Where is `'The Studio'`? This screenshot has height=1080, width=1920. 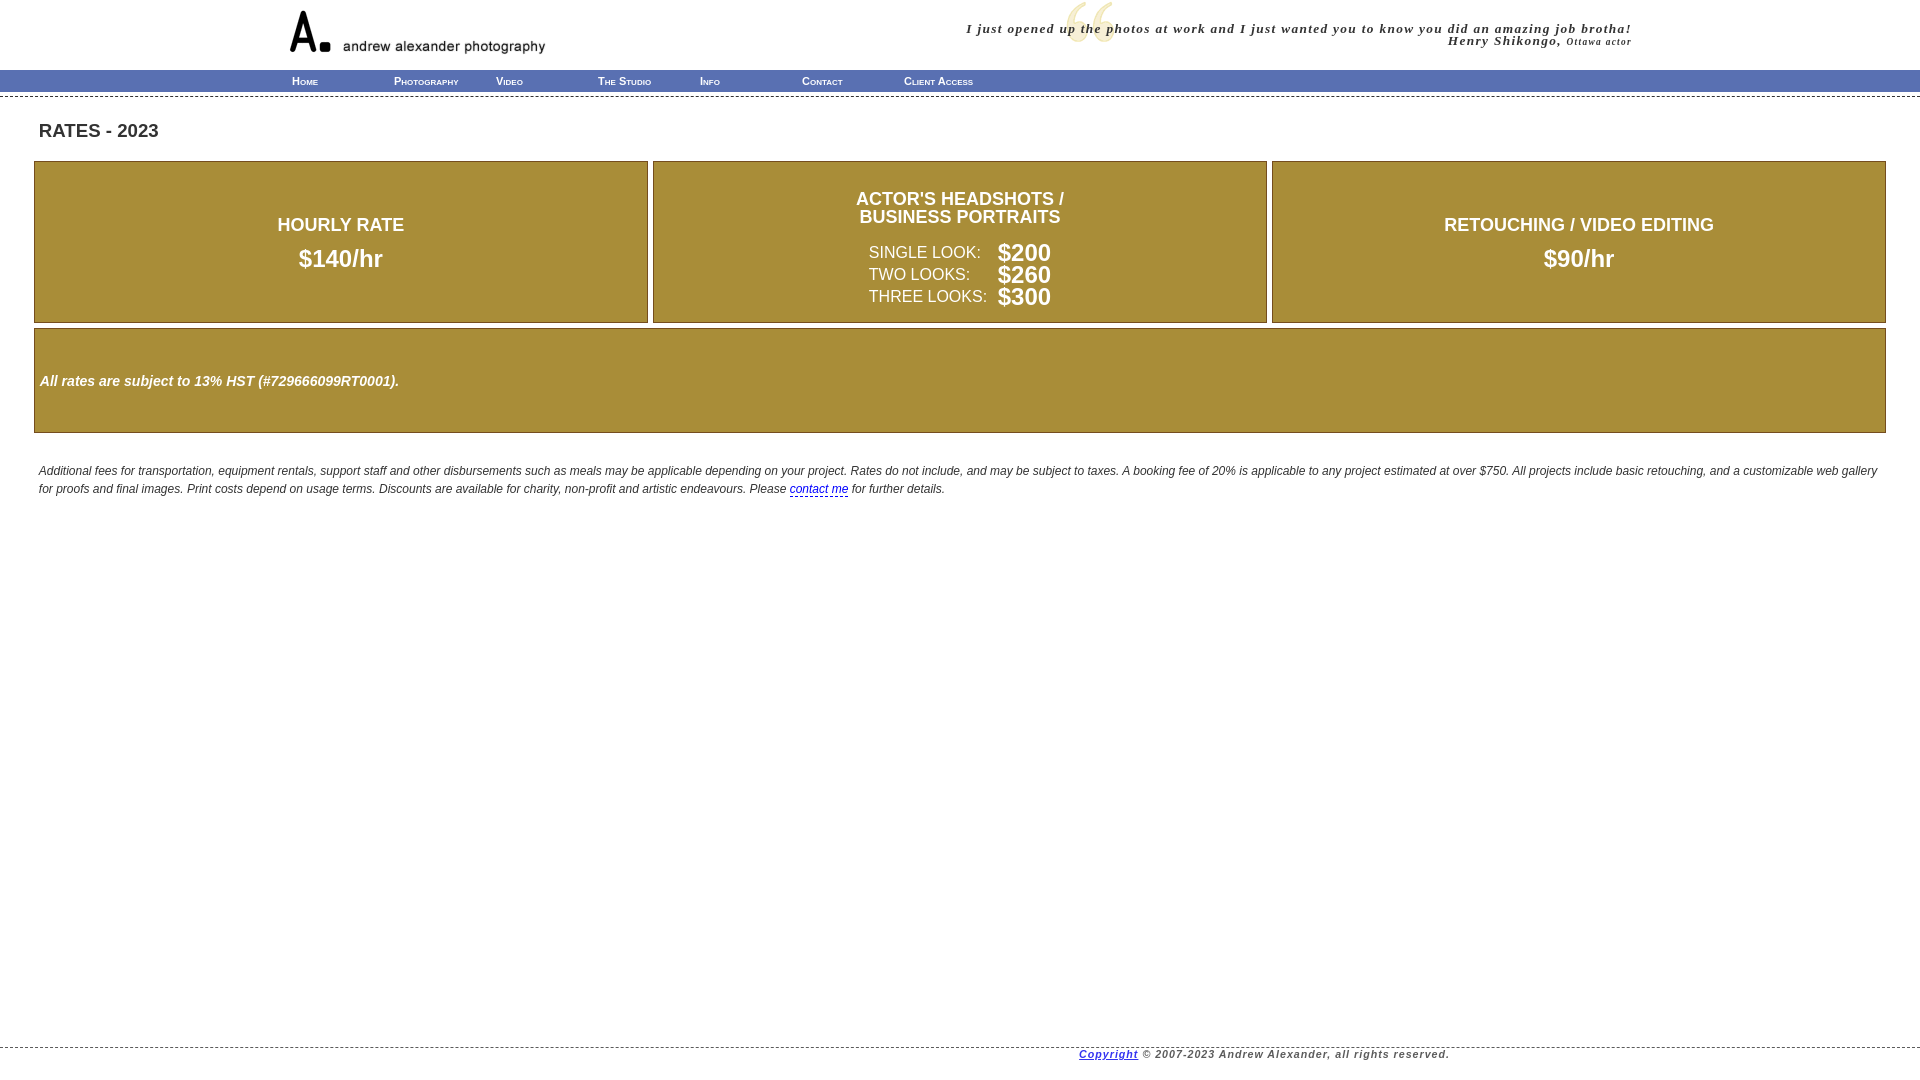 'The Studio' is located at coordinates (593, 80).